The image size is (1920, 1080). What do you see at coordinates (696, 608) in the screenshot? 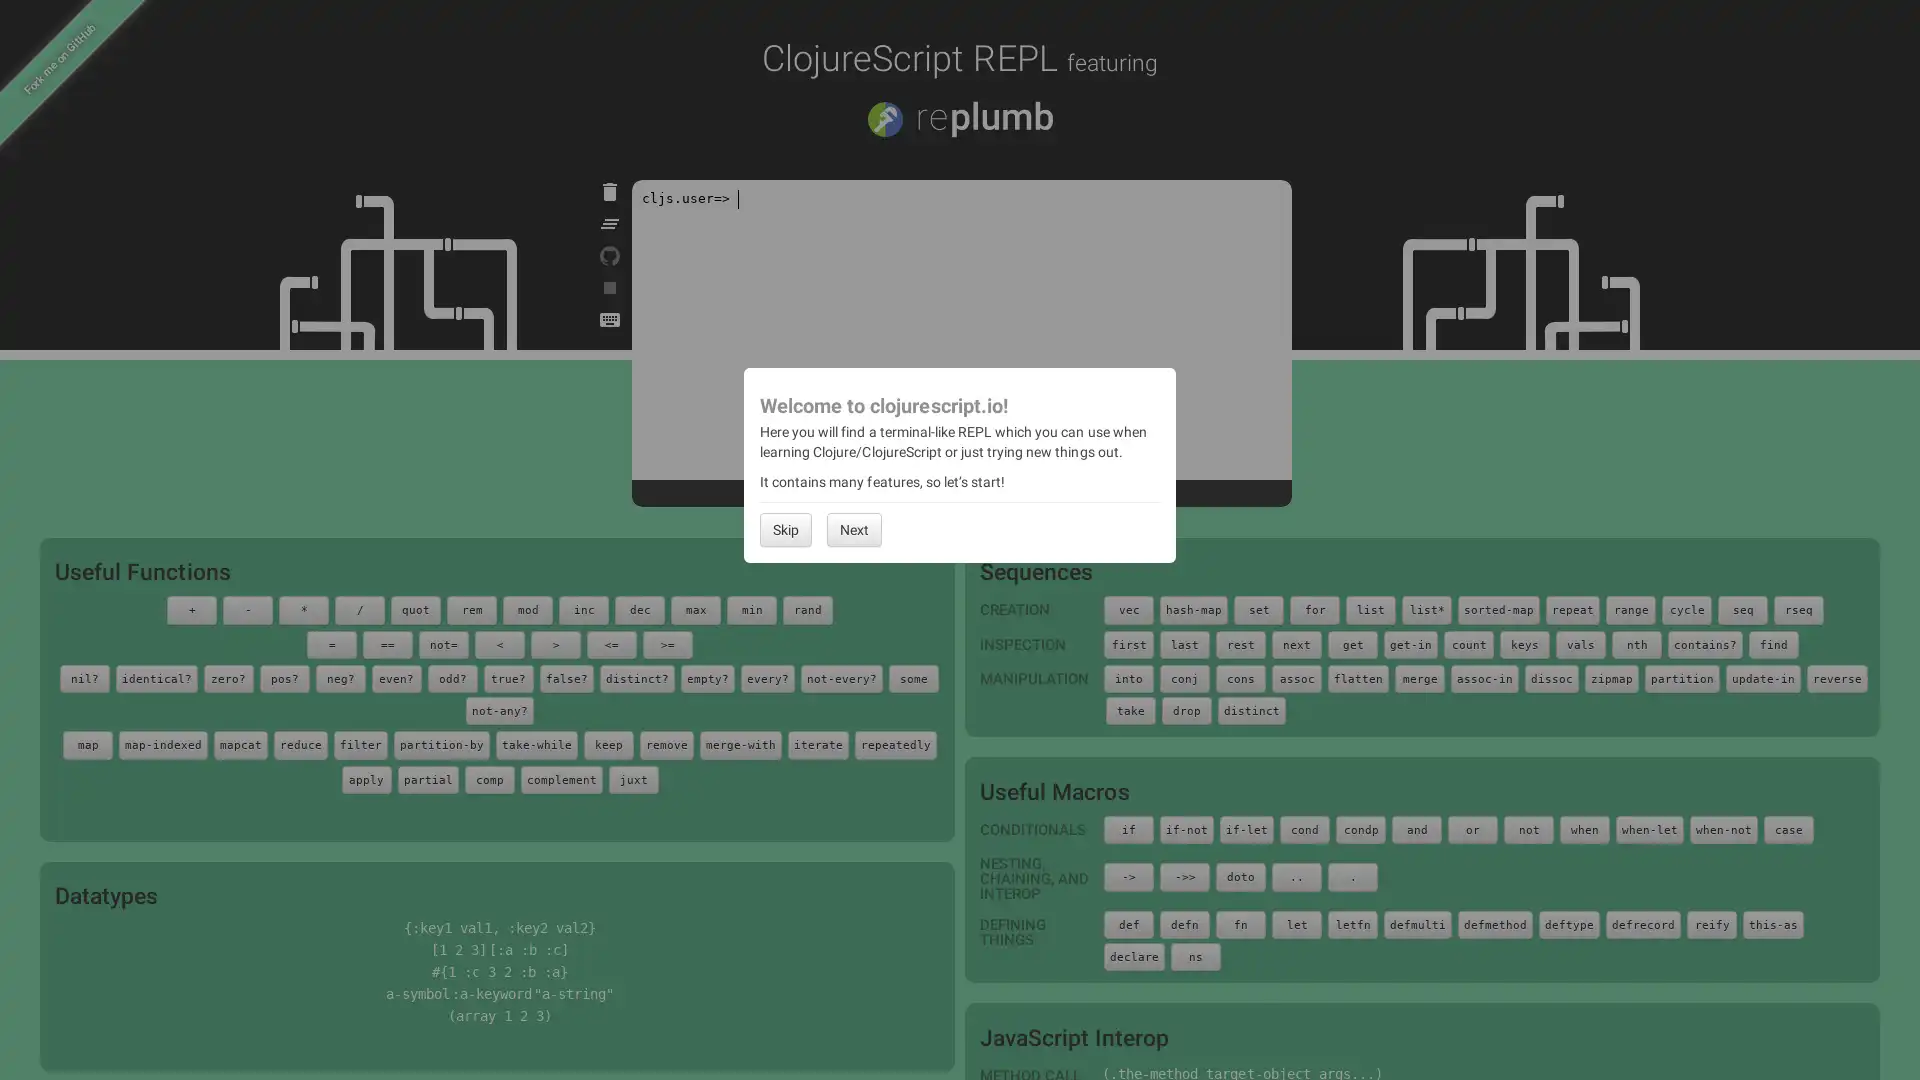
I see `max` at bounding box center [696, 608].